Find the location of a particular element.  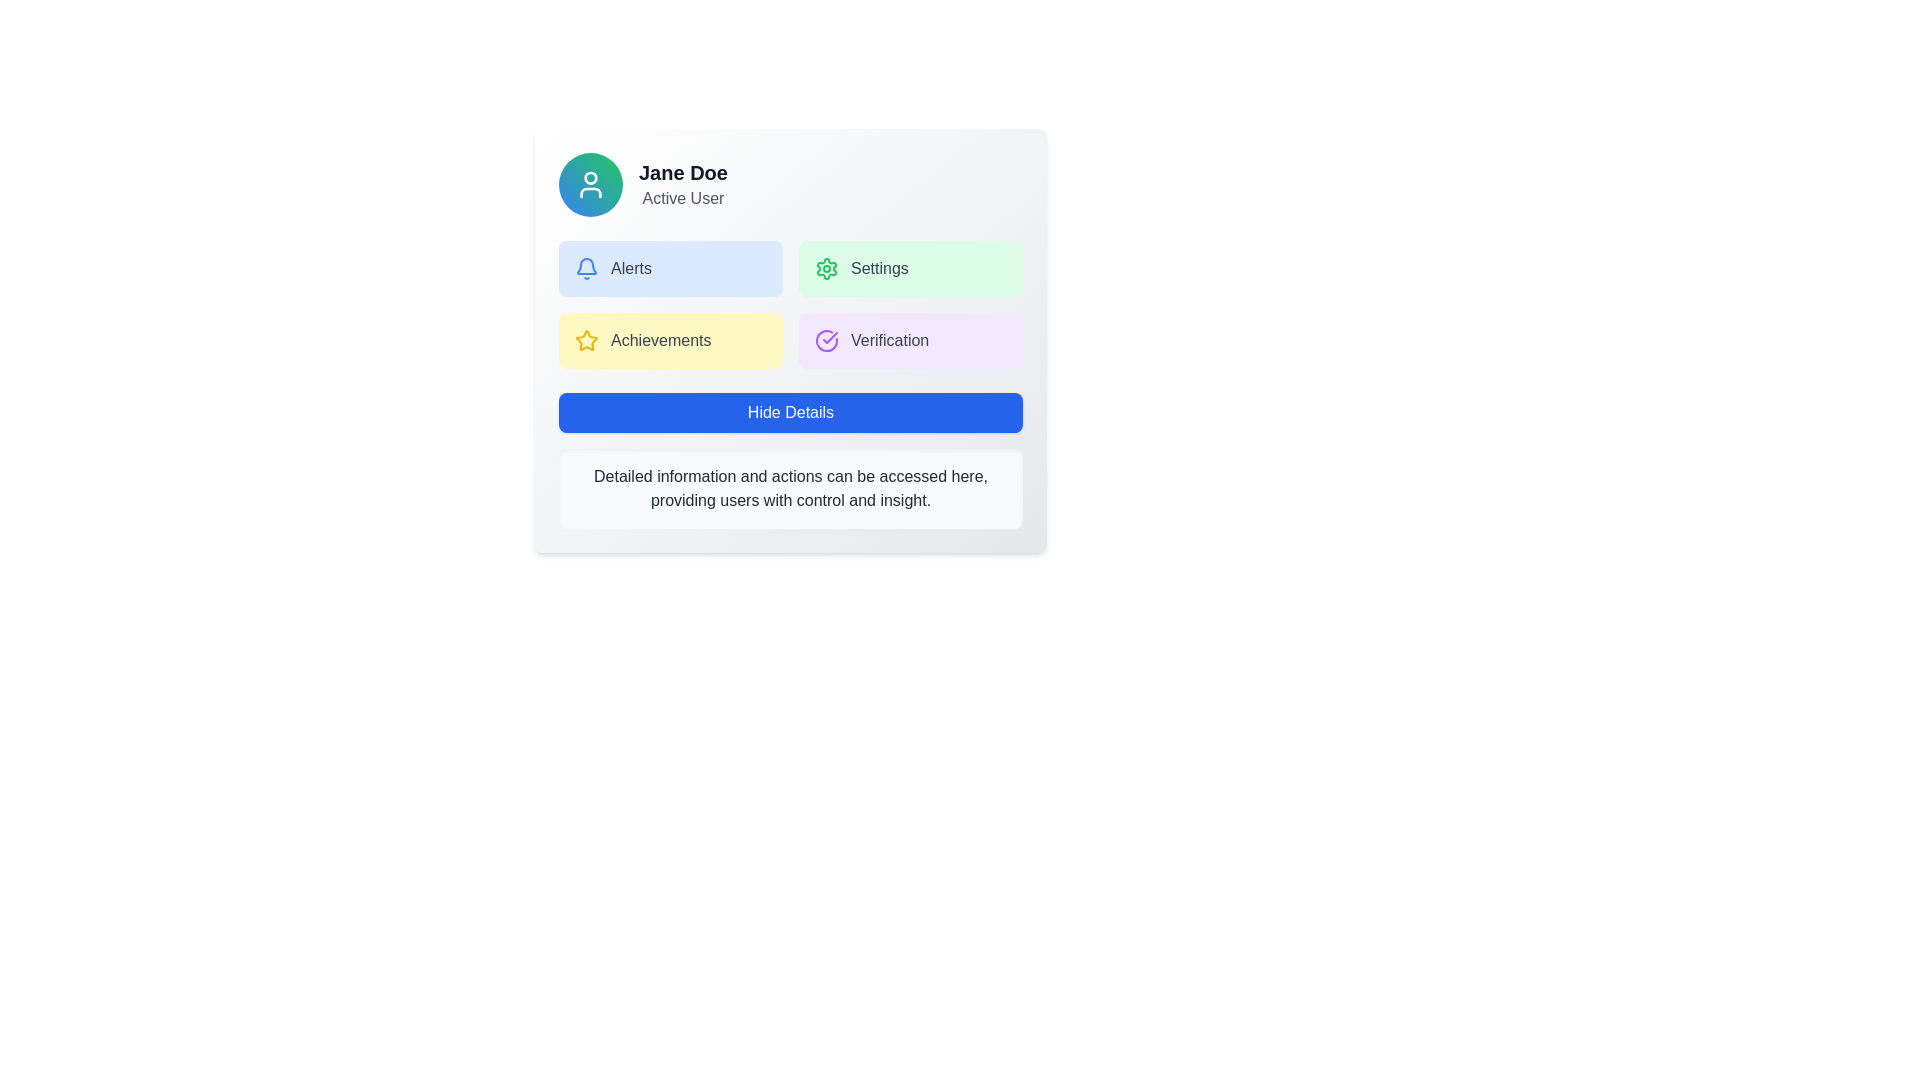

the star icon representing the 'Achievements' section, which is is located at coordinates (585, 339).